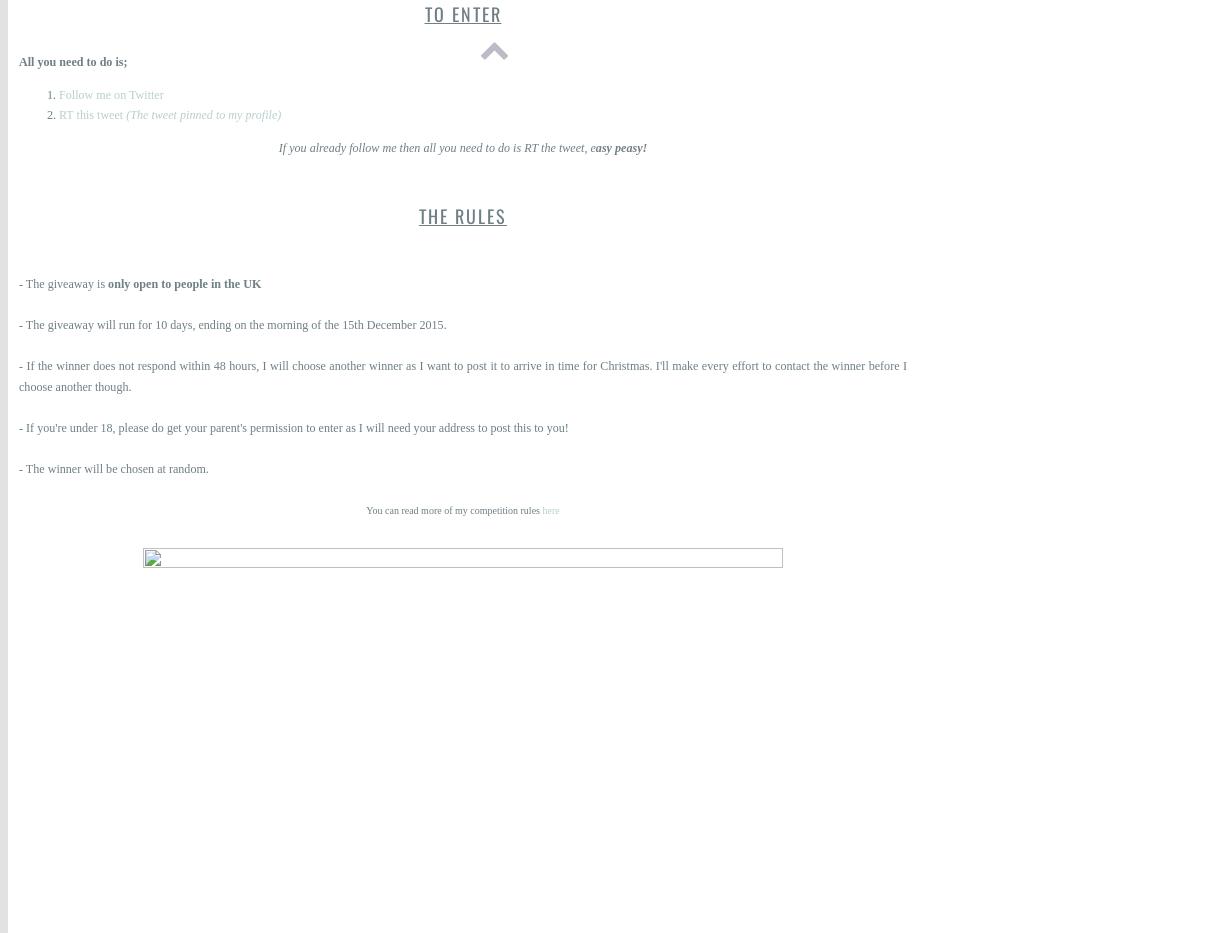 The height and width of the screenshot is (933, 1208). I want to click on '- If the winner does not respond within 48 hours, I will choose another winner as I want to post it to arrive in time for Christmas. I'll make every effort to contact the winner before I choose another though.', so click(463, 376).